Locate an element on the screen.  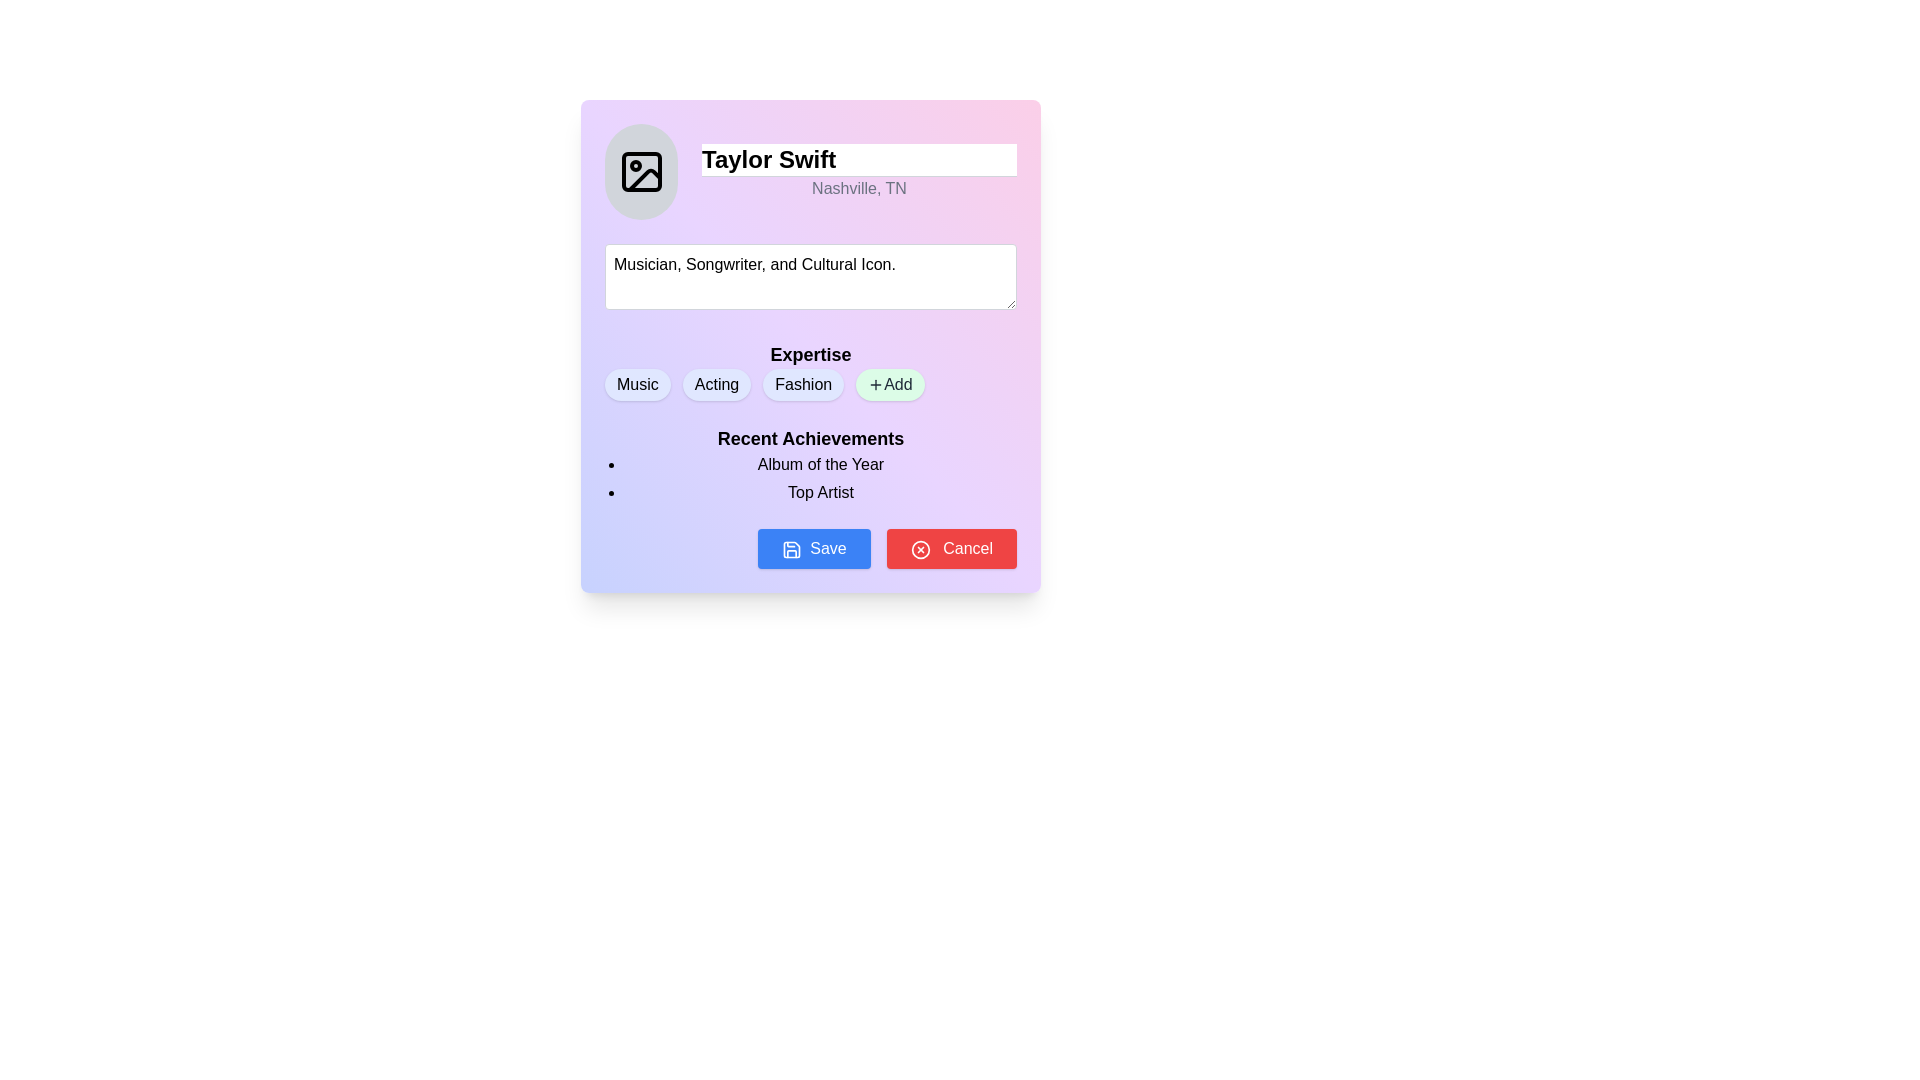
the 'Save' button located at the bottom of the modal is located at coordinates (814, 548).